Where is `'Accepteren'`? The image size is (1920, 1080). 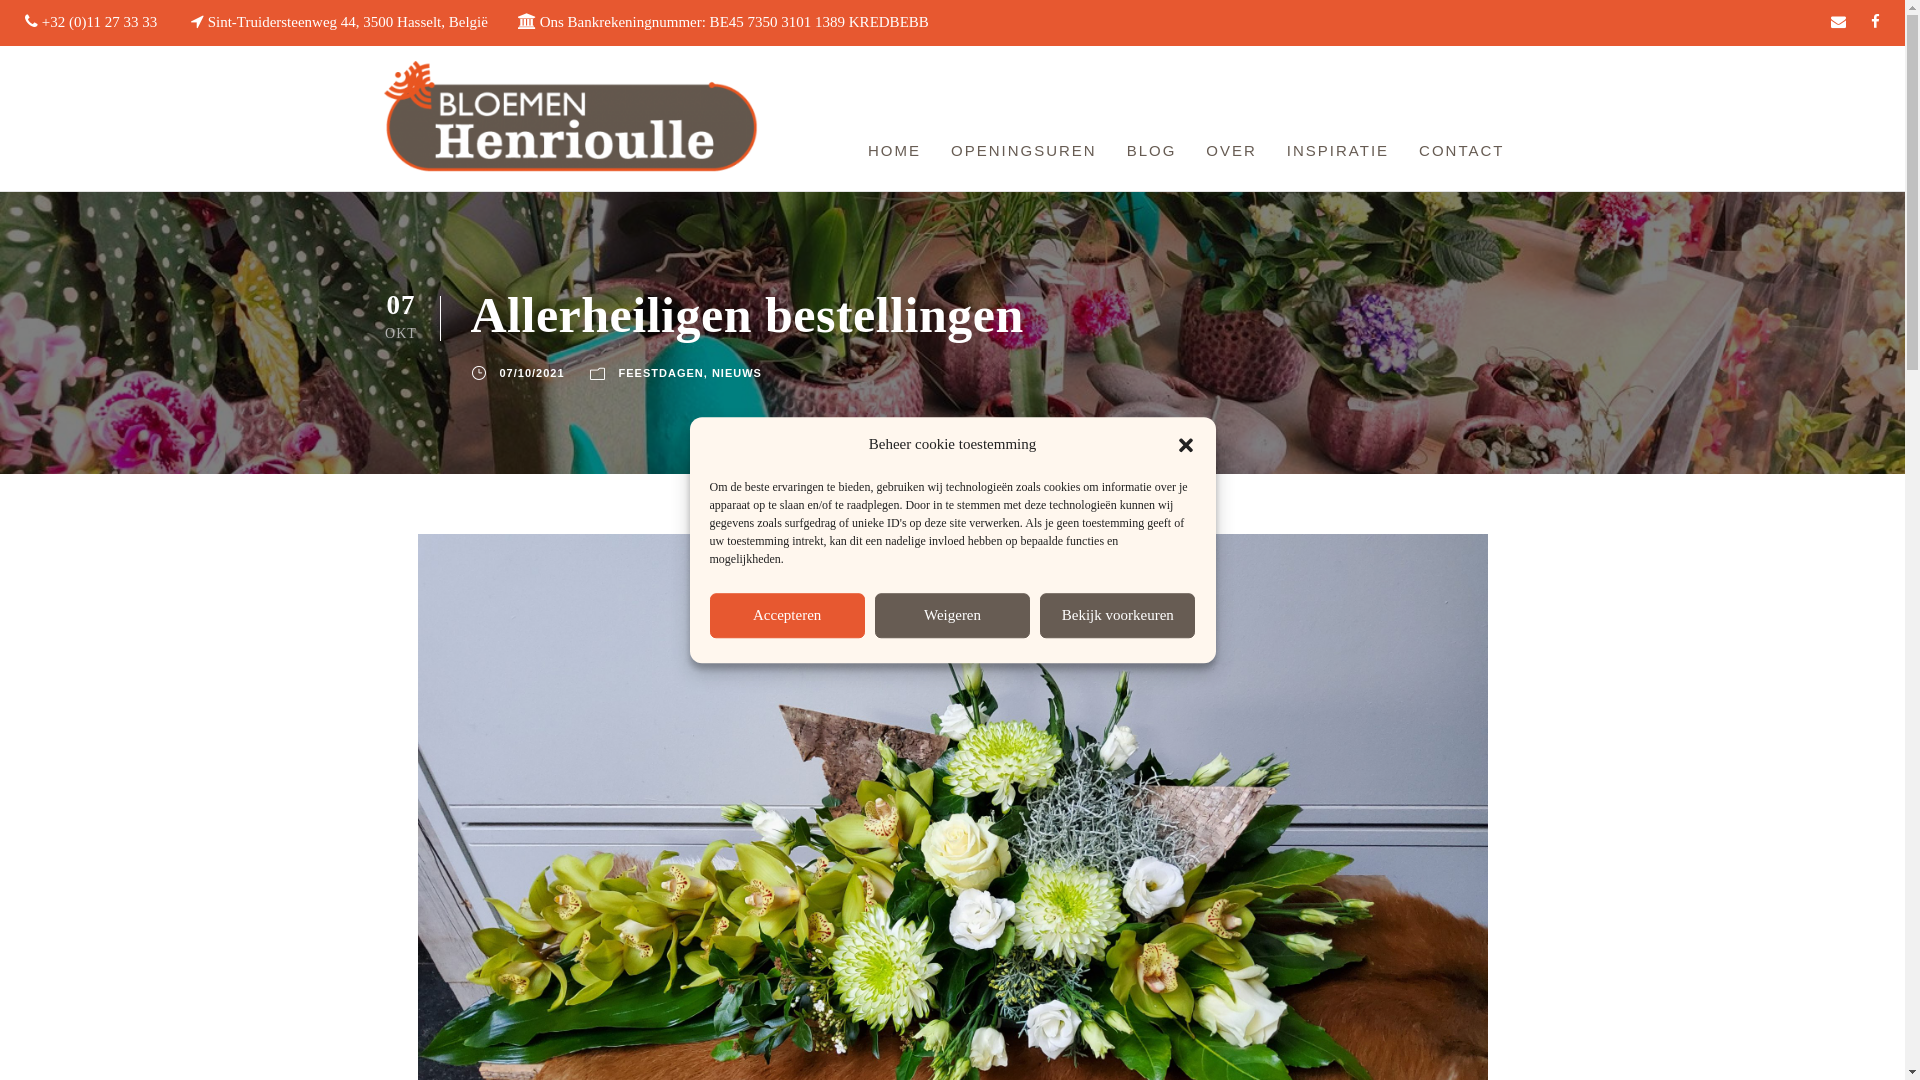
'Accepteren' is located at coordinates (786, 614).